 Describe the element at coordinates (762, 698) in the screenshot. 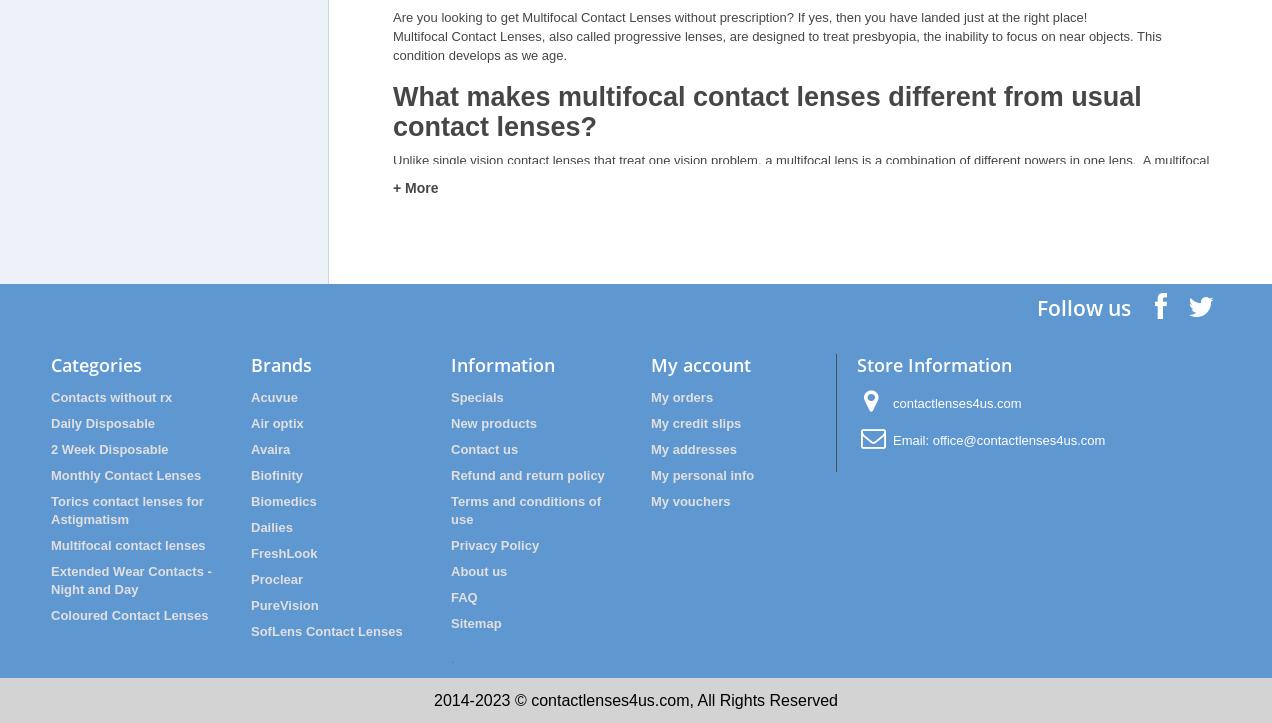

I see `', All Rights Reserved'` at that location.